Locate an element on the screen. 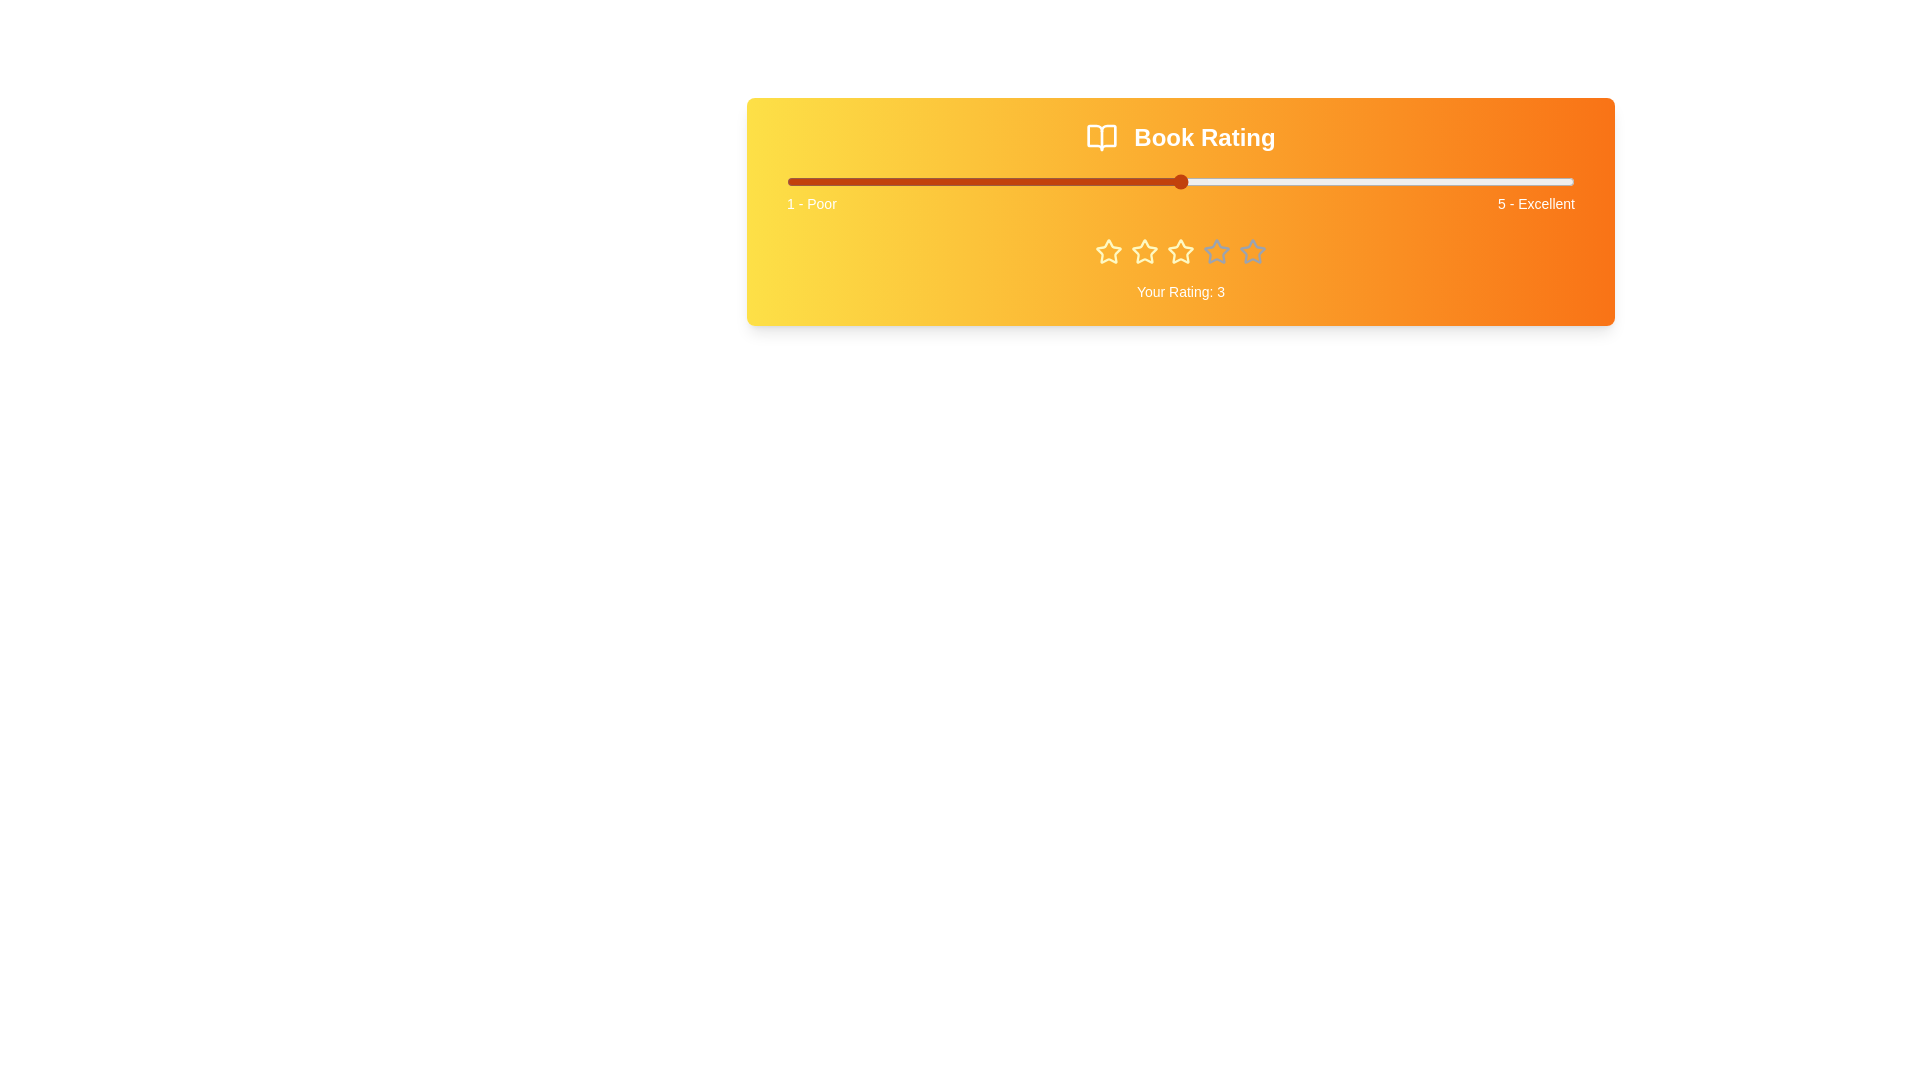  the book rating is located at coordinates (786, 181).